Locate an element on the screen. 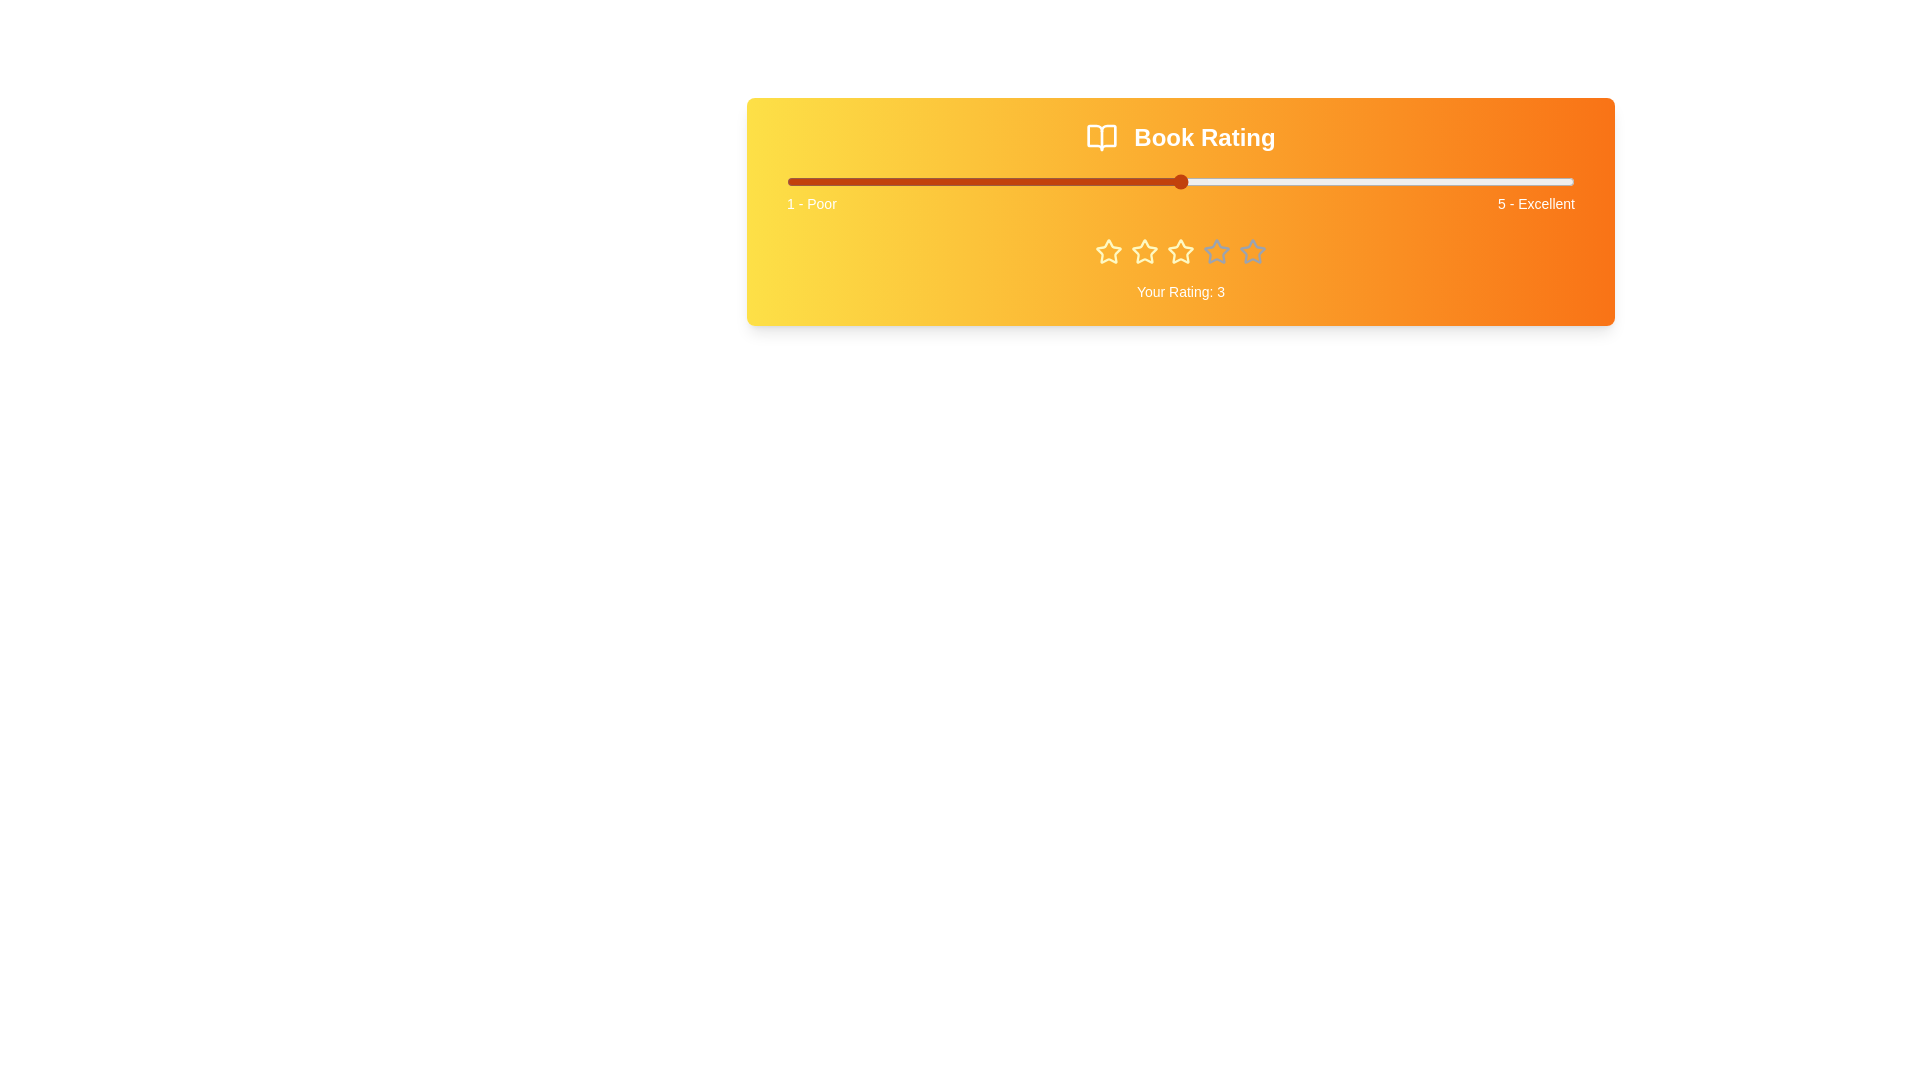  the book rating is located at coordinates (786, 181).